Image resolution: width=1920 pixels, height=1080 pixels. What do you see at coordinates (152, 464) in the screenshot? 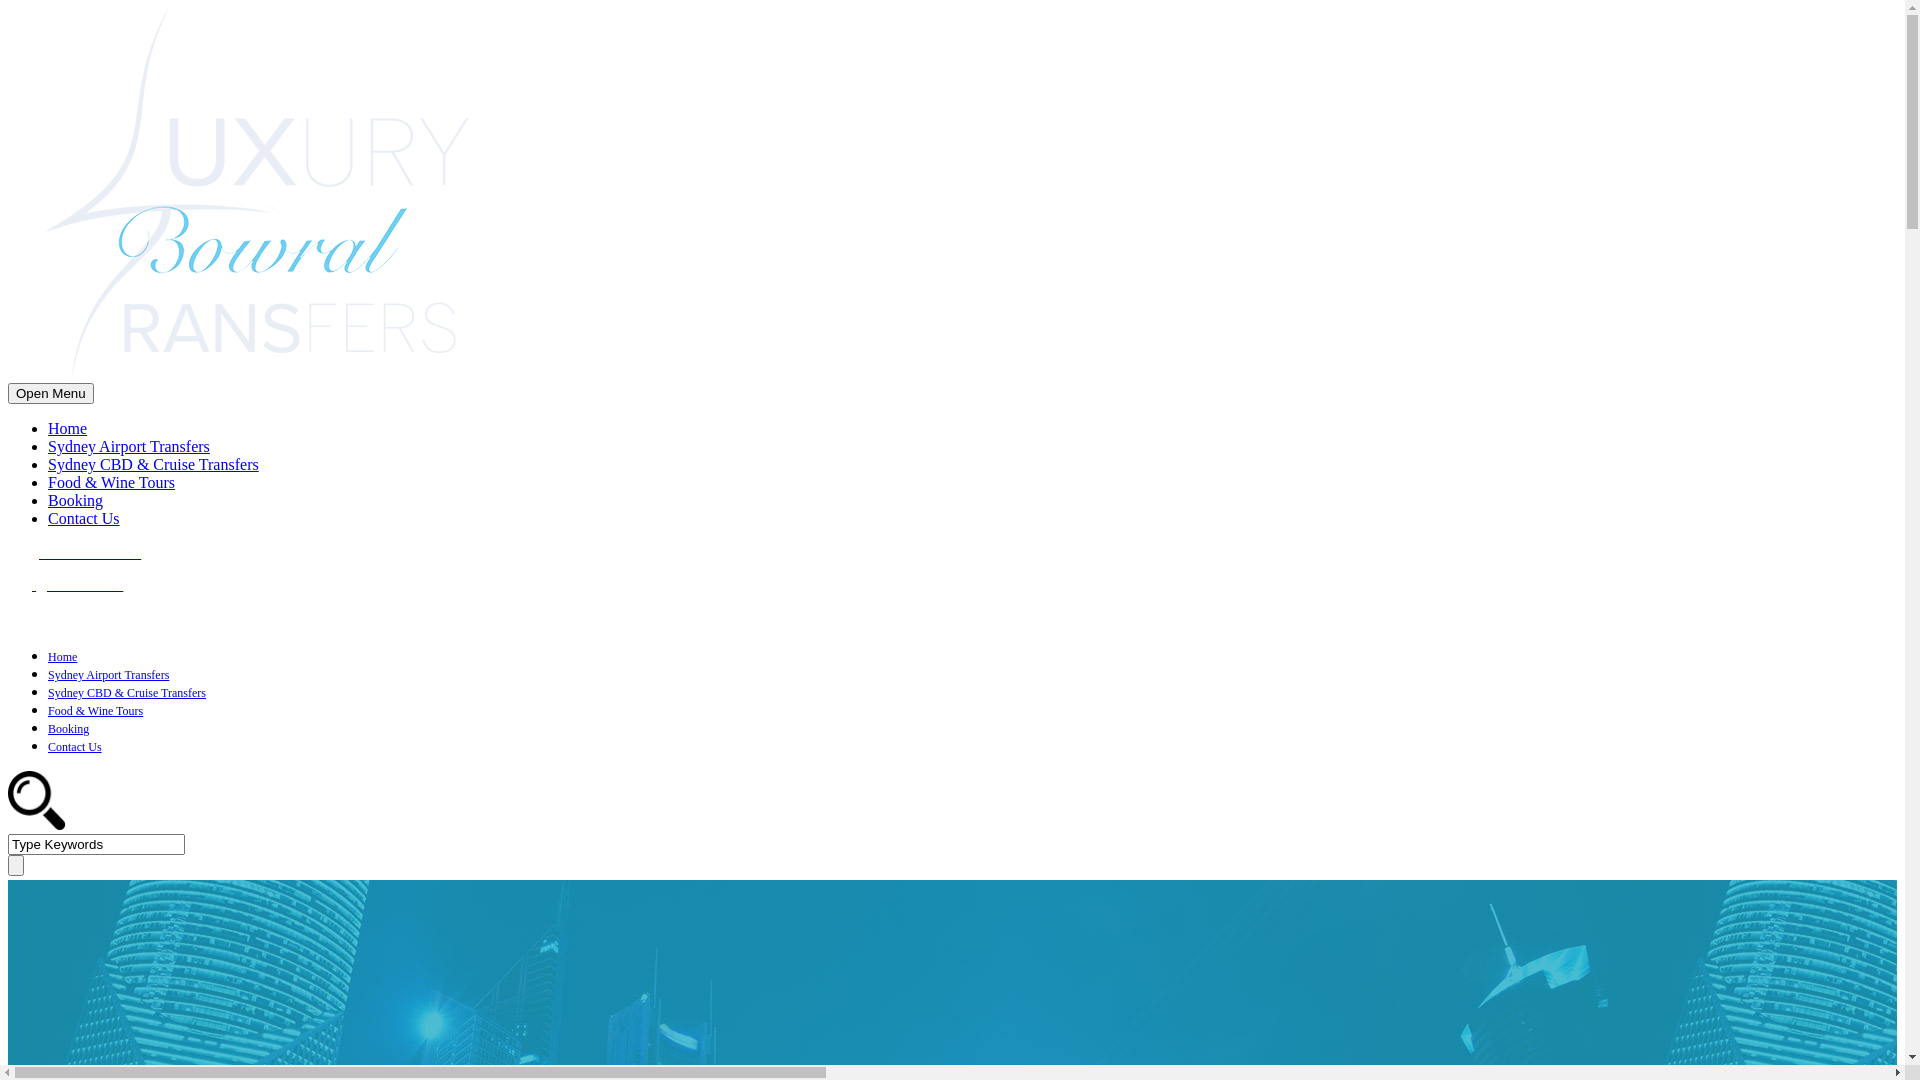
I see `'Sydney CBD & Cruise Transfers'` at bounding box center [152, 464].